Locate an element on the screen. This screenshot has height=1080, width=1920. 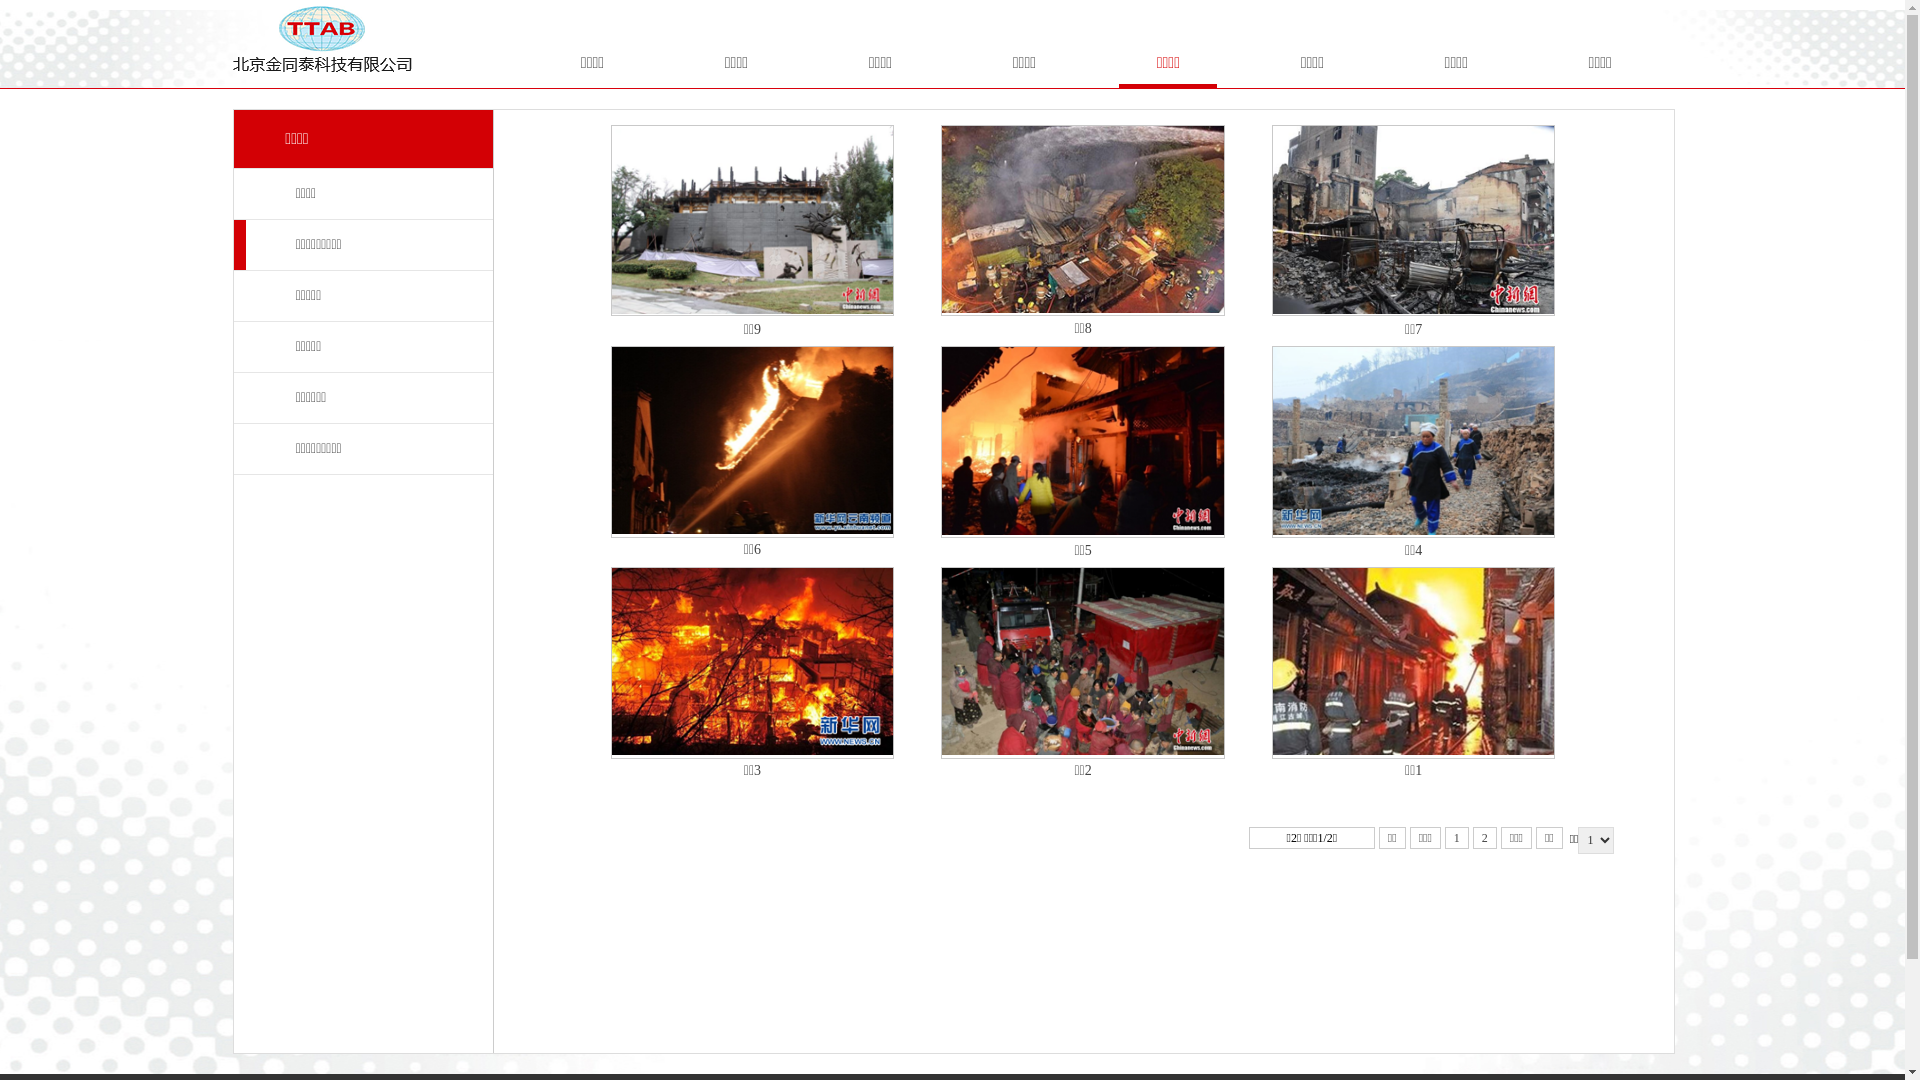
'2' is located at coordinates (1484, 837).